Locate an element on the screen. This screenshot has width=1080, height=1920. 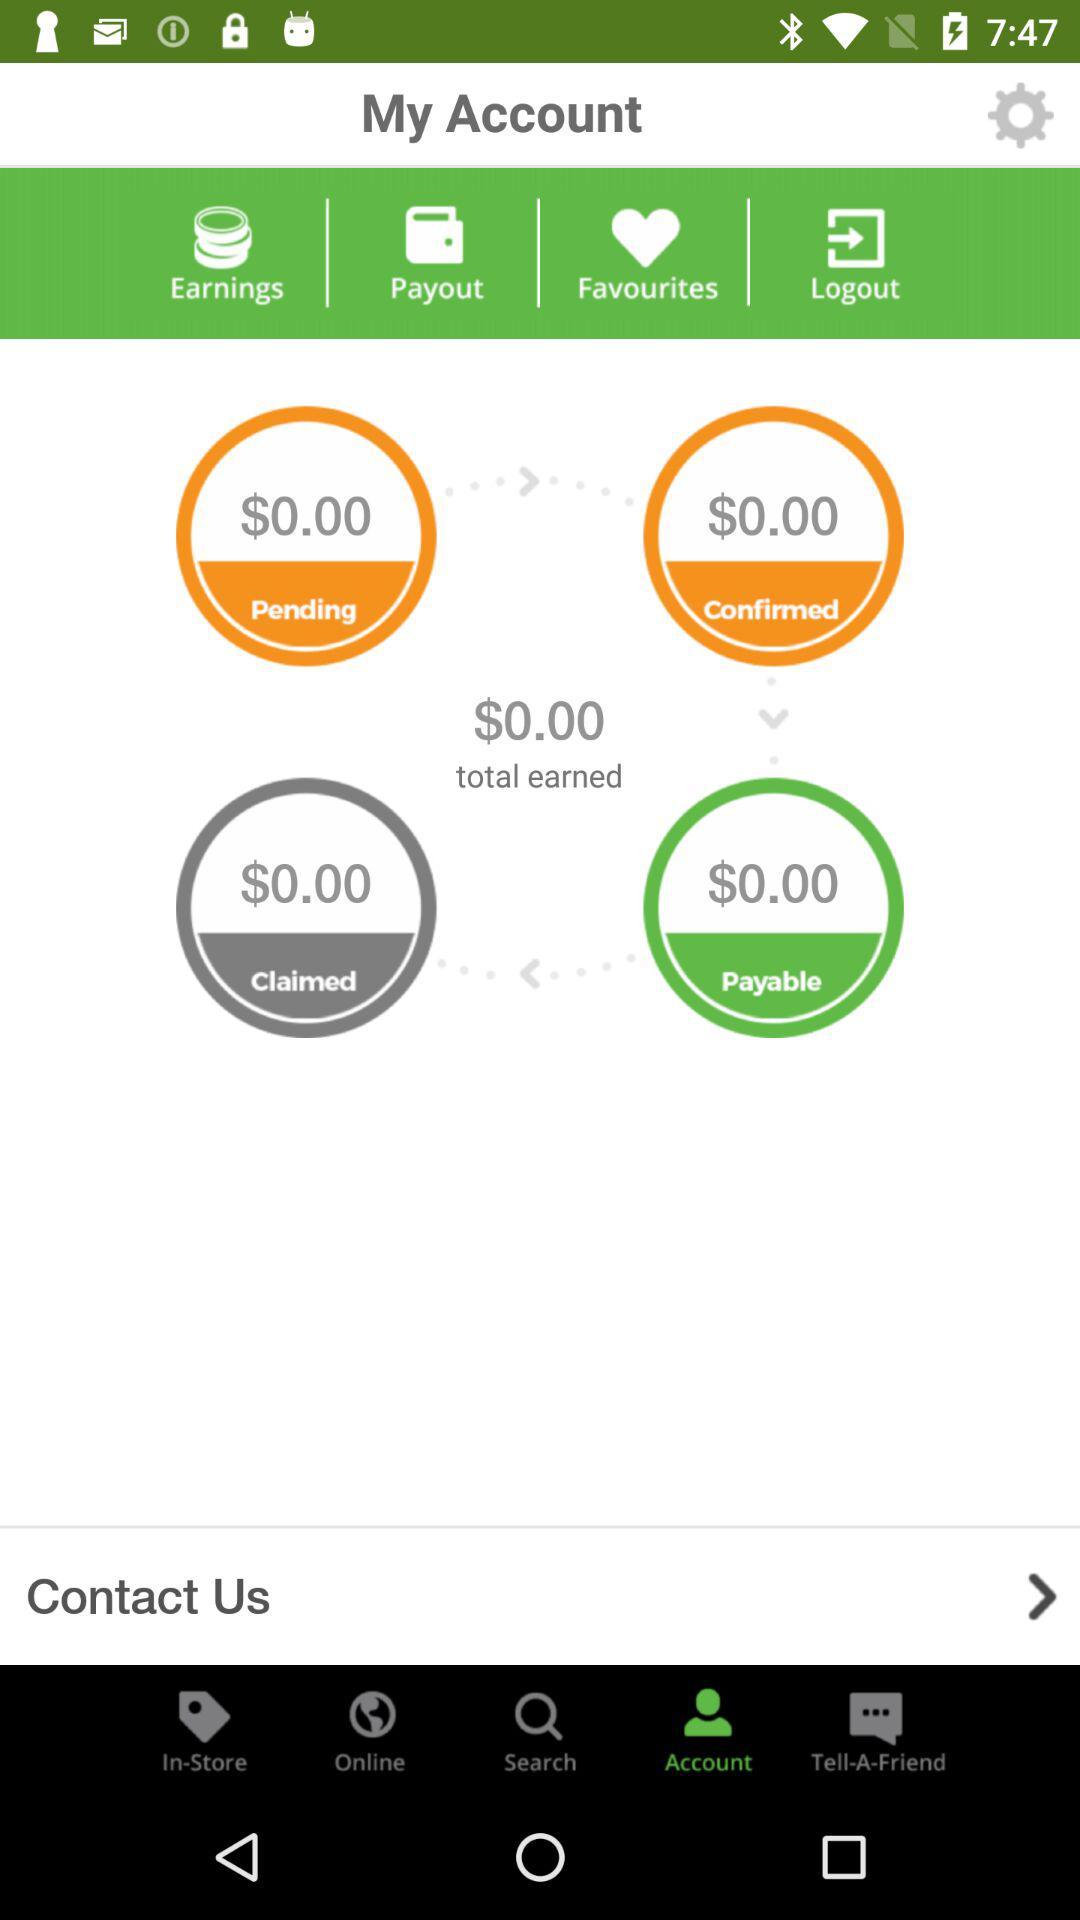
the search icon is located at coordinates (540, 1728).